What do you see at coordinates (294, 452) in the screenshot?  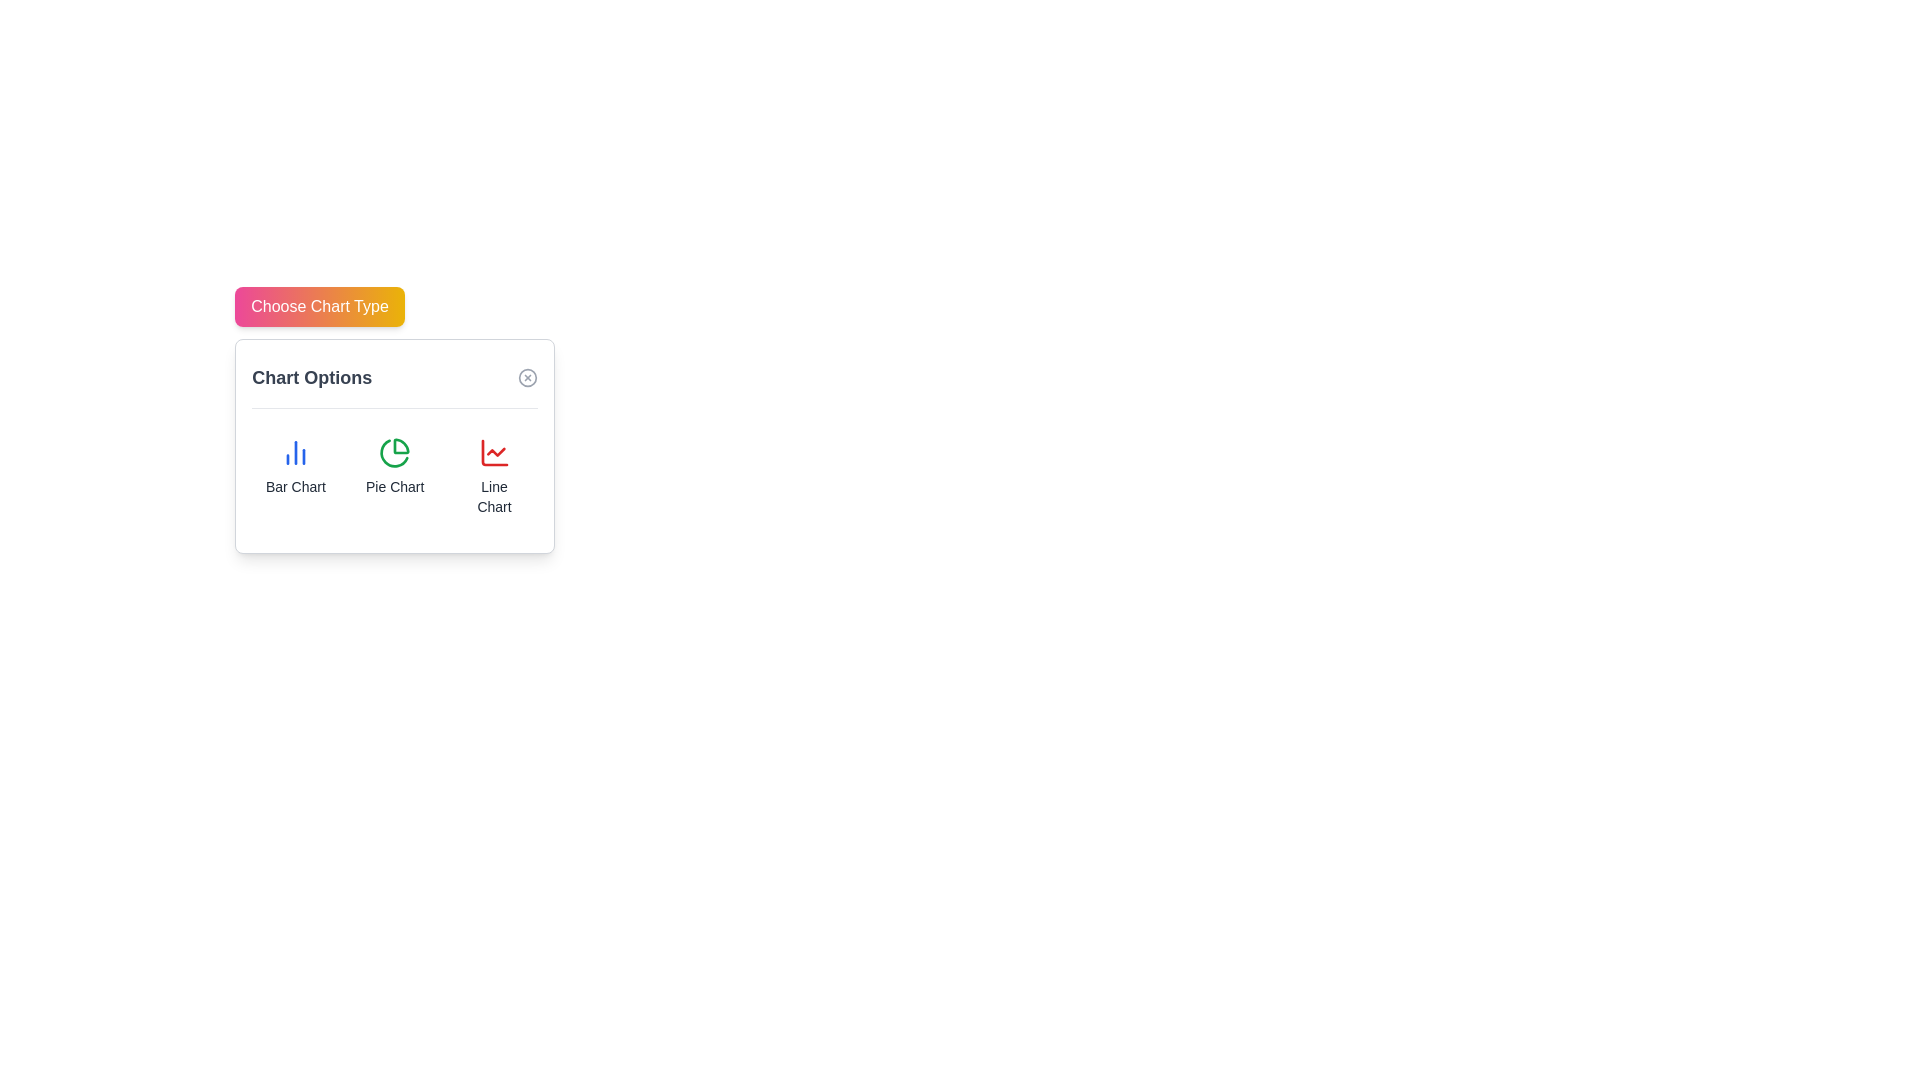 I see `the blue bar chart icon located in the 'Chart Options' panel` at bounding box center [294, 452].